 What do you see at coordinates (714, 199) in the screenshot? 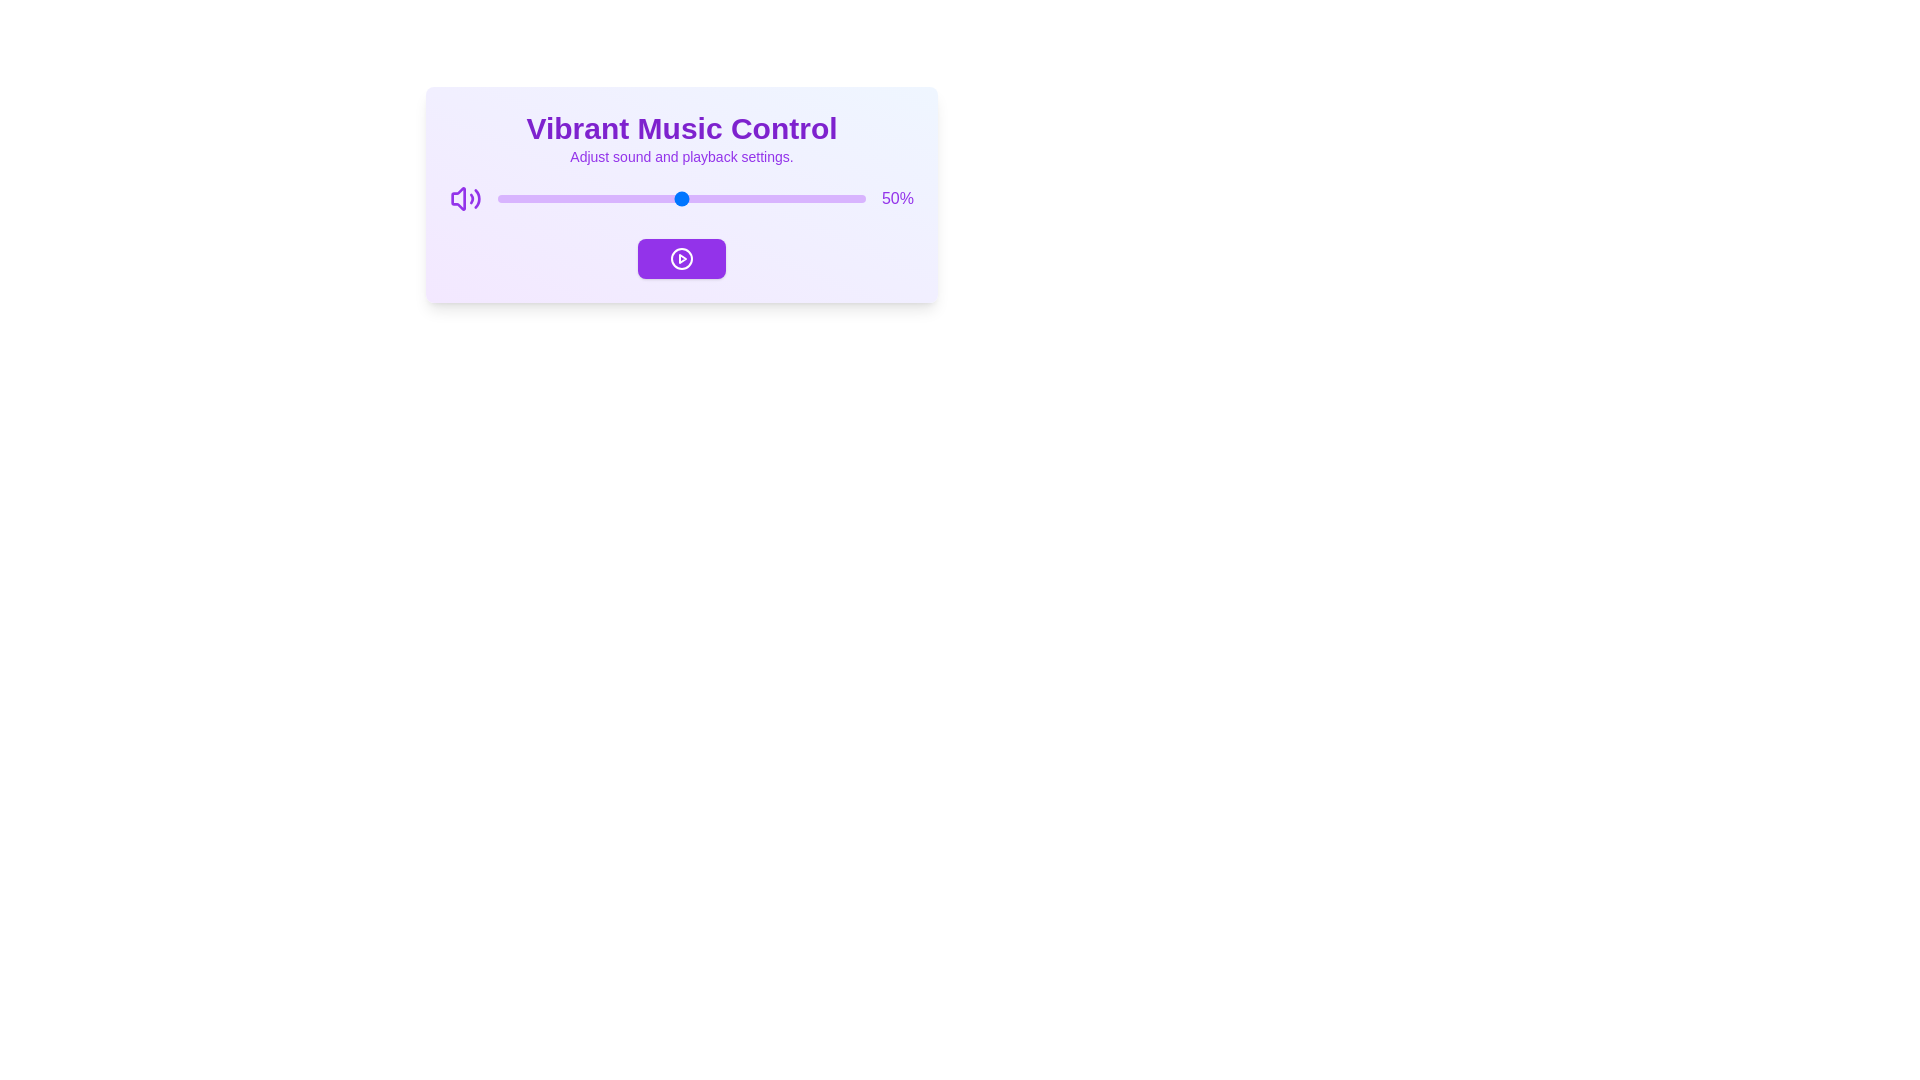
I see `the volume slider to 59%` at bounding box center [714, 199].